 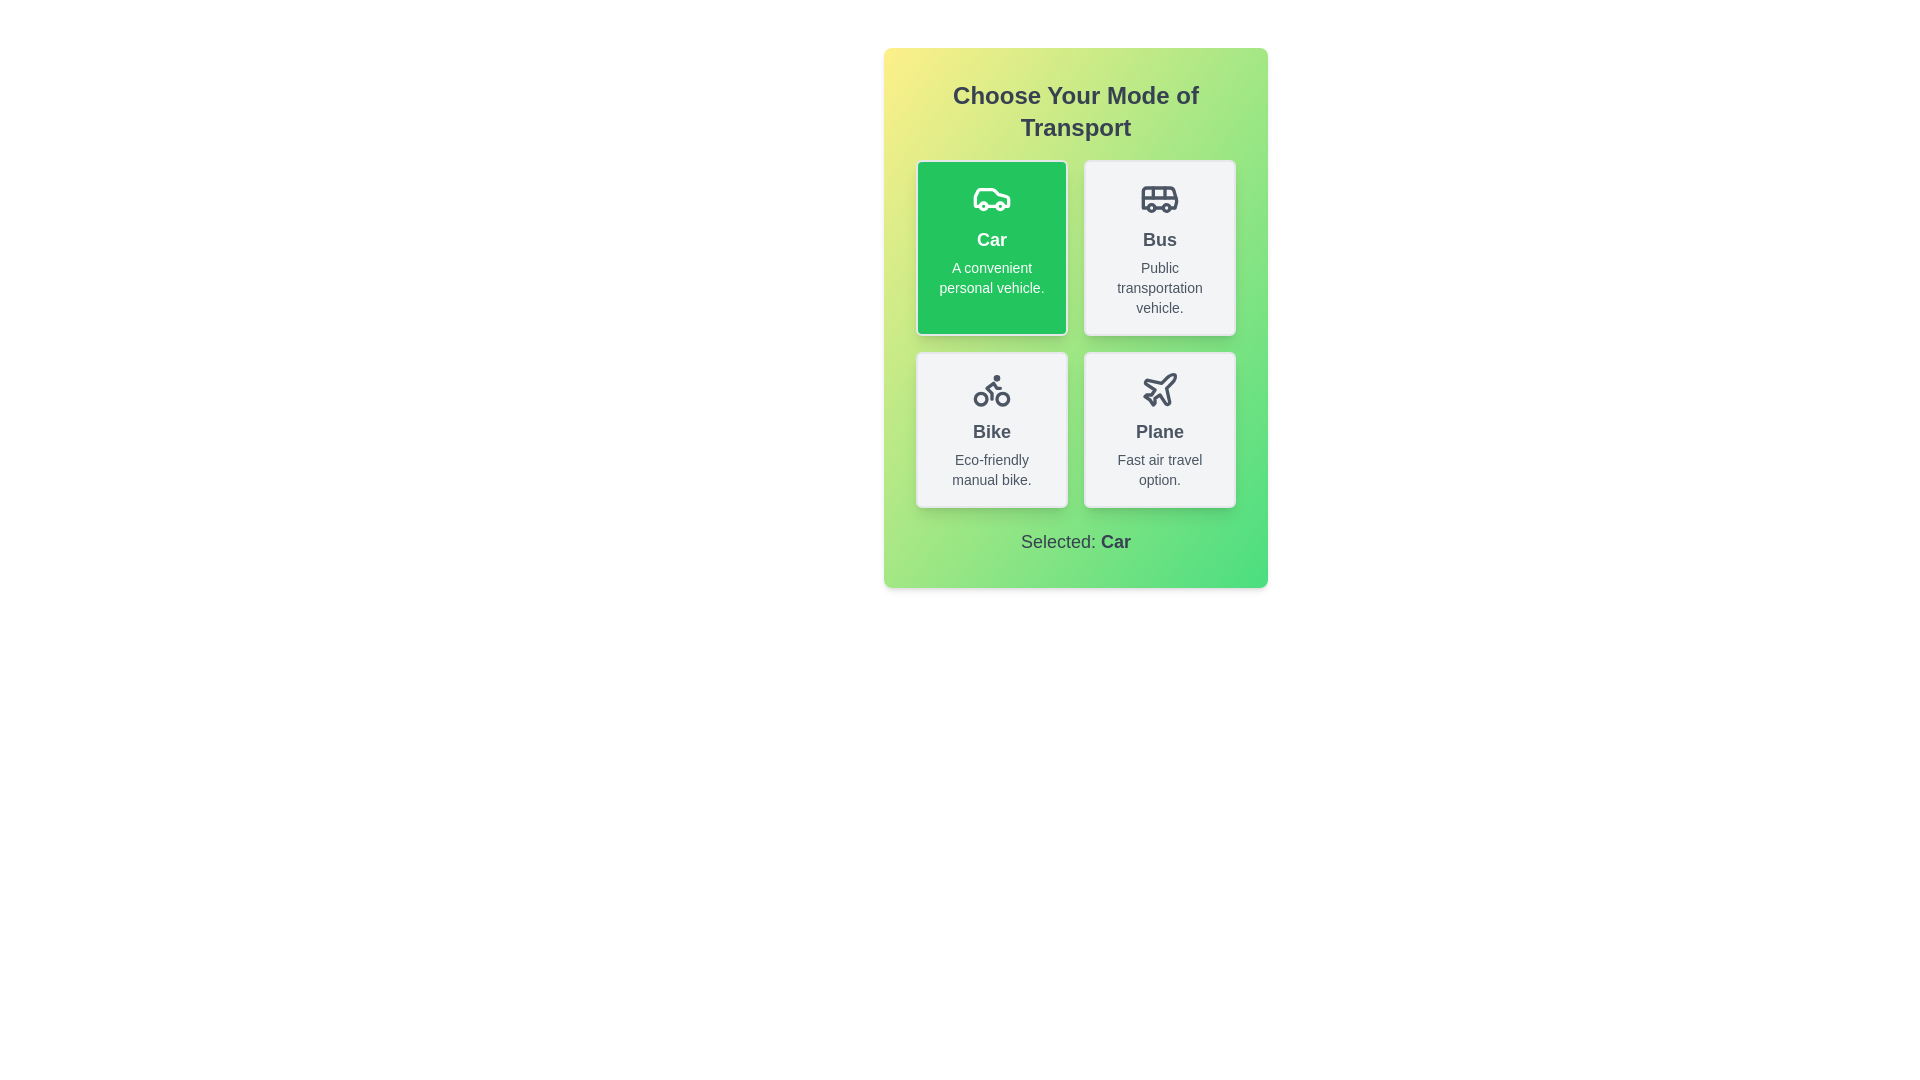 I want to click on the transport mode Plane by clicking the corresponding button, so click(x=1160, y=428).